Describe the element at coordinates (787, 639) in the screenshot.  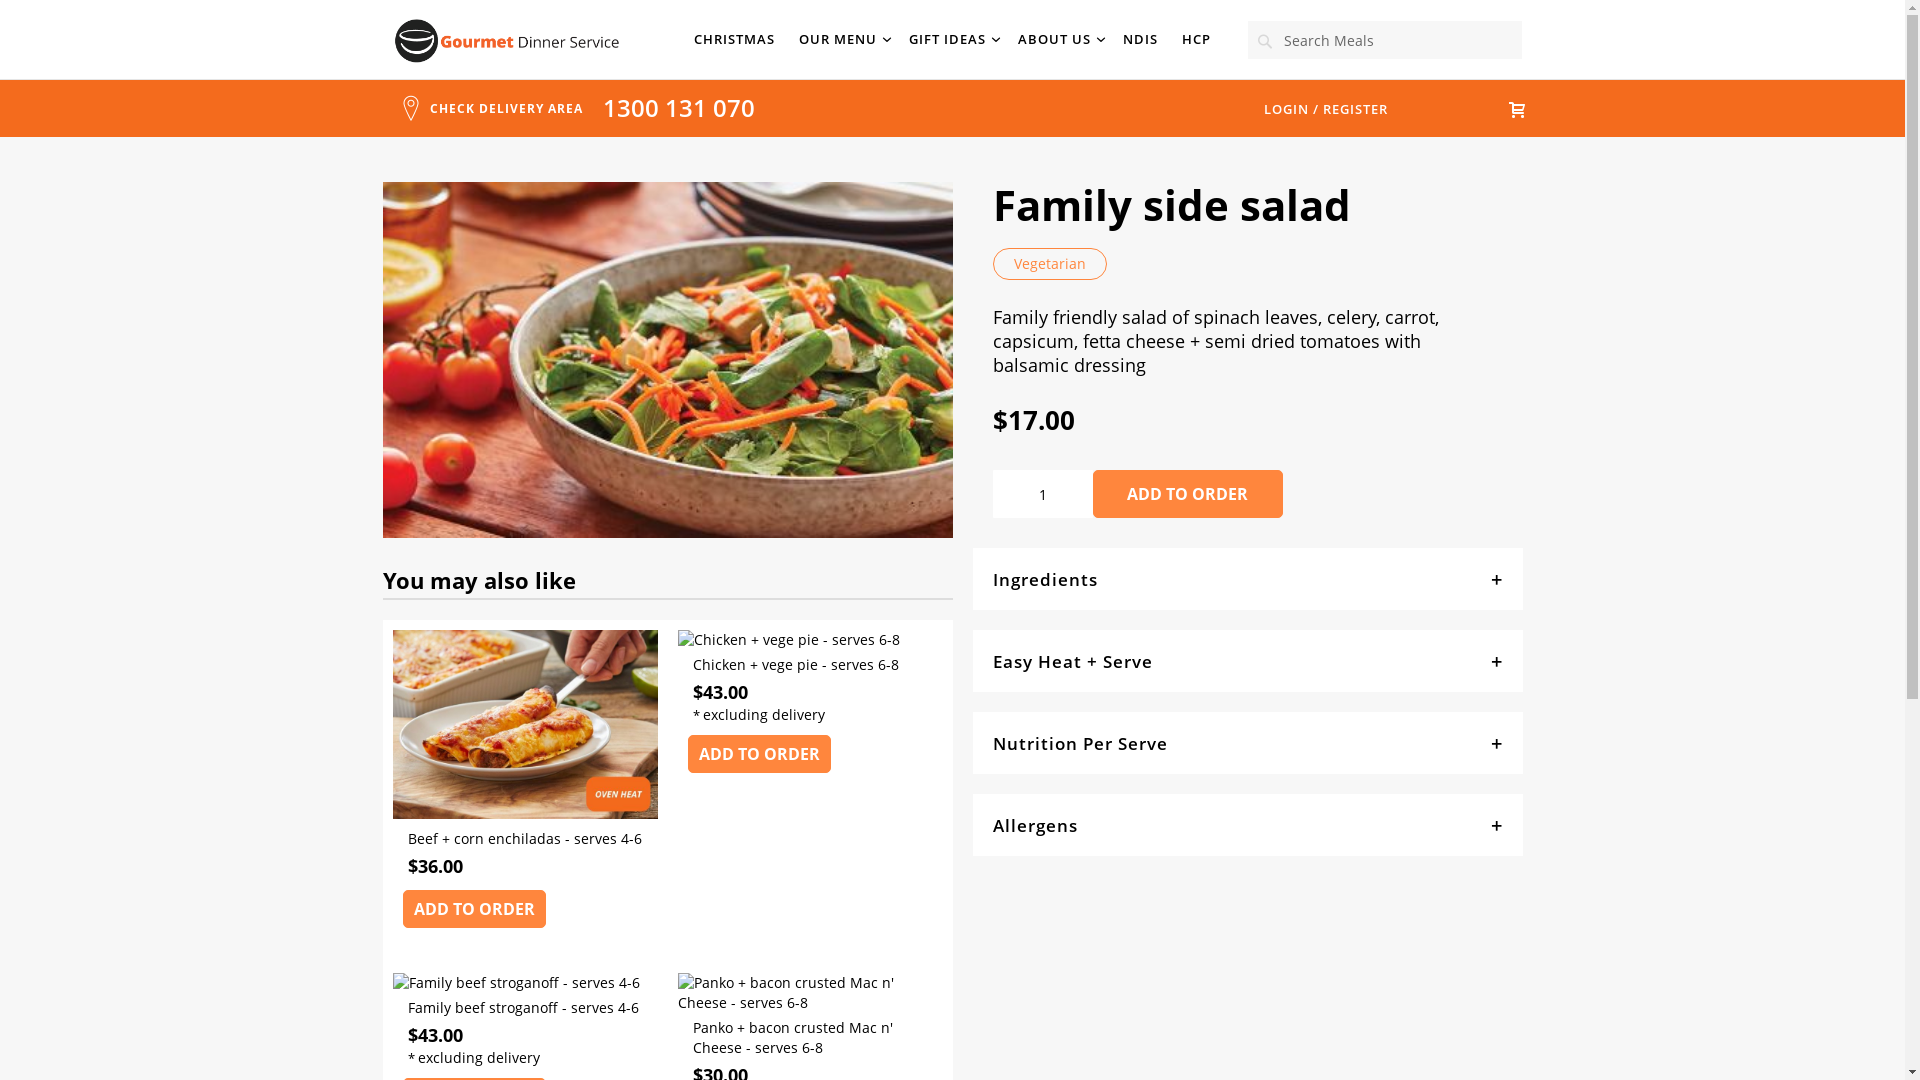
I see `'Chicken + vege pie - serves 6-8'` at that location.